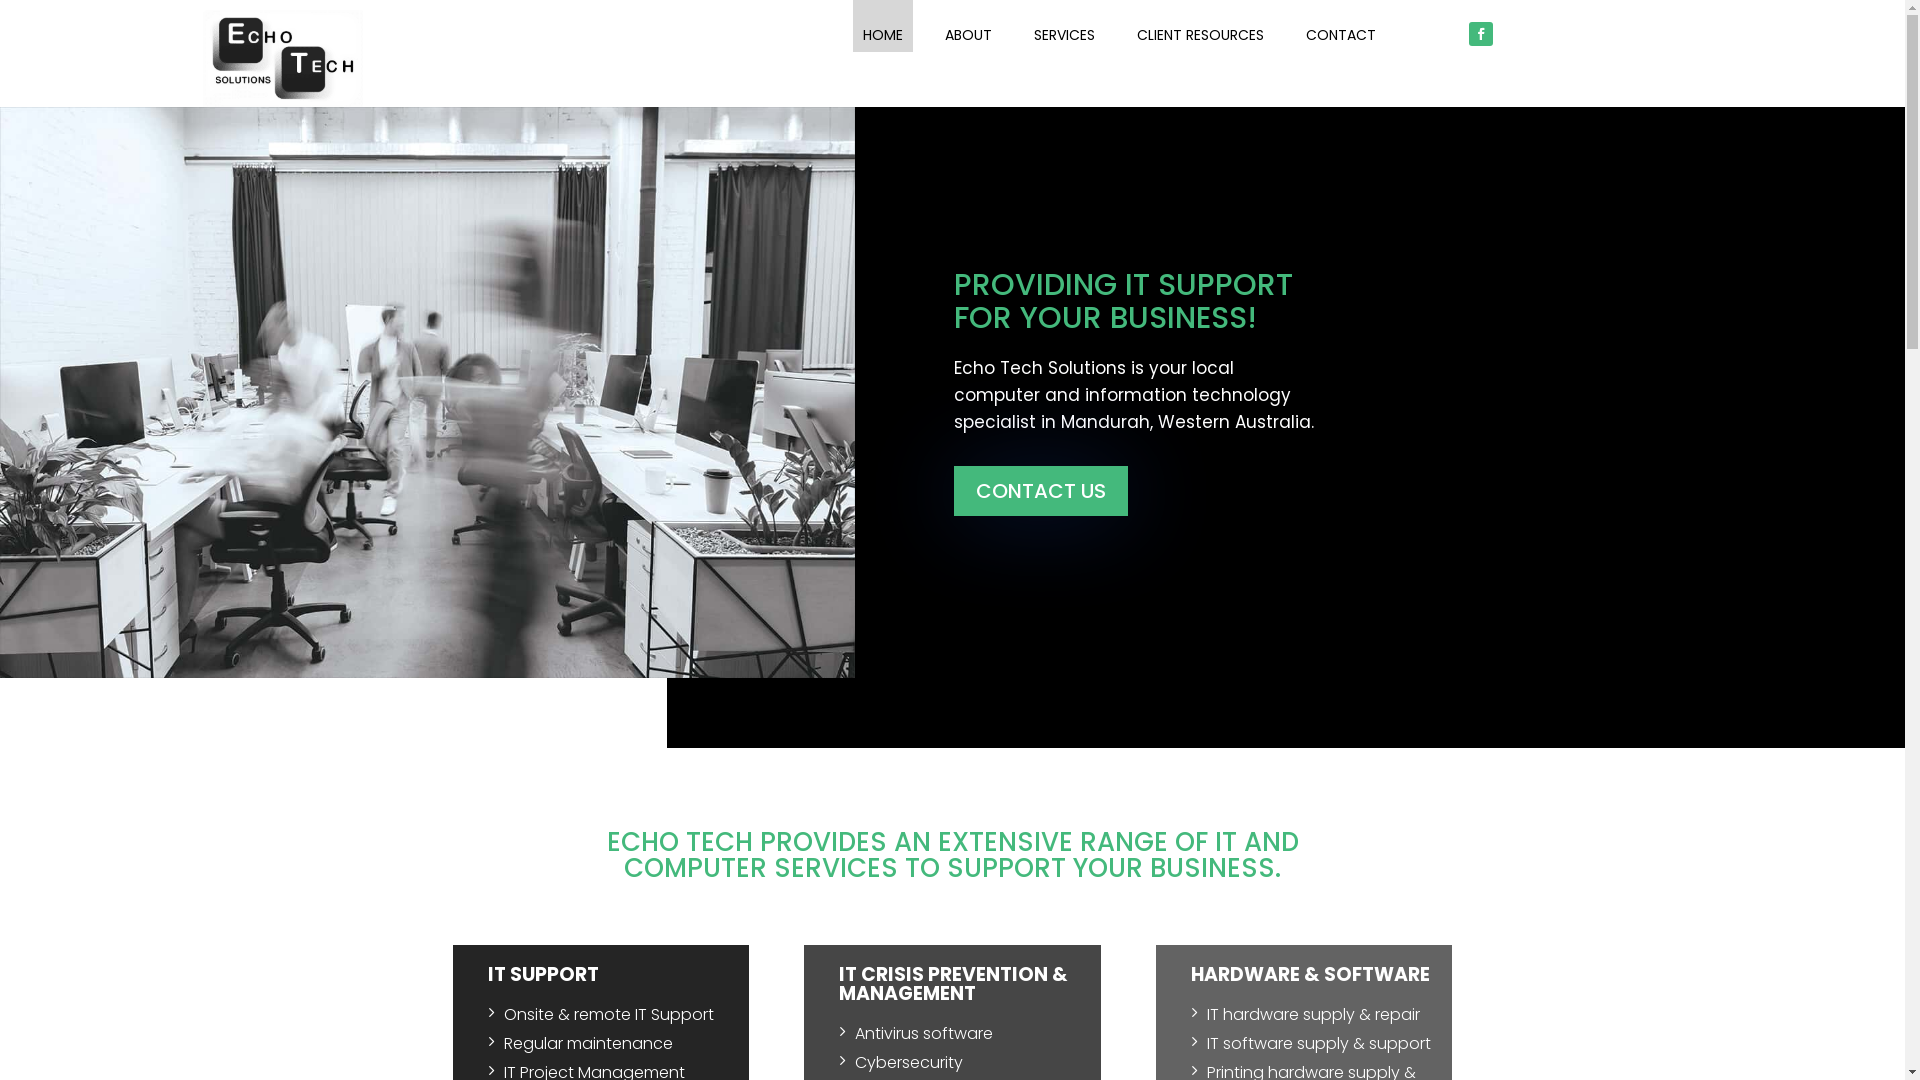 This screenshot has width=1920, height=1080. What do you see at coordinates (201, 57) in the screenshot?
I see `'IT Support Mandurah | IT Company Mandurah & Peel Region WA'` at bounding box center [201, 57].